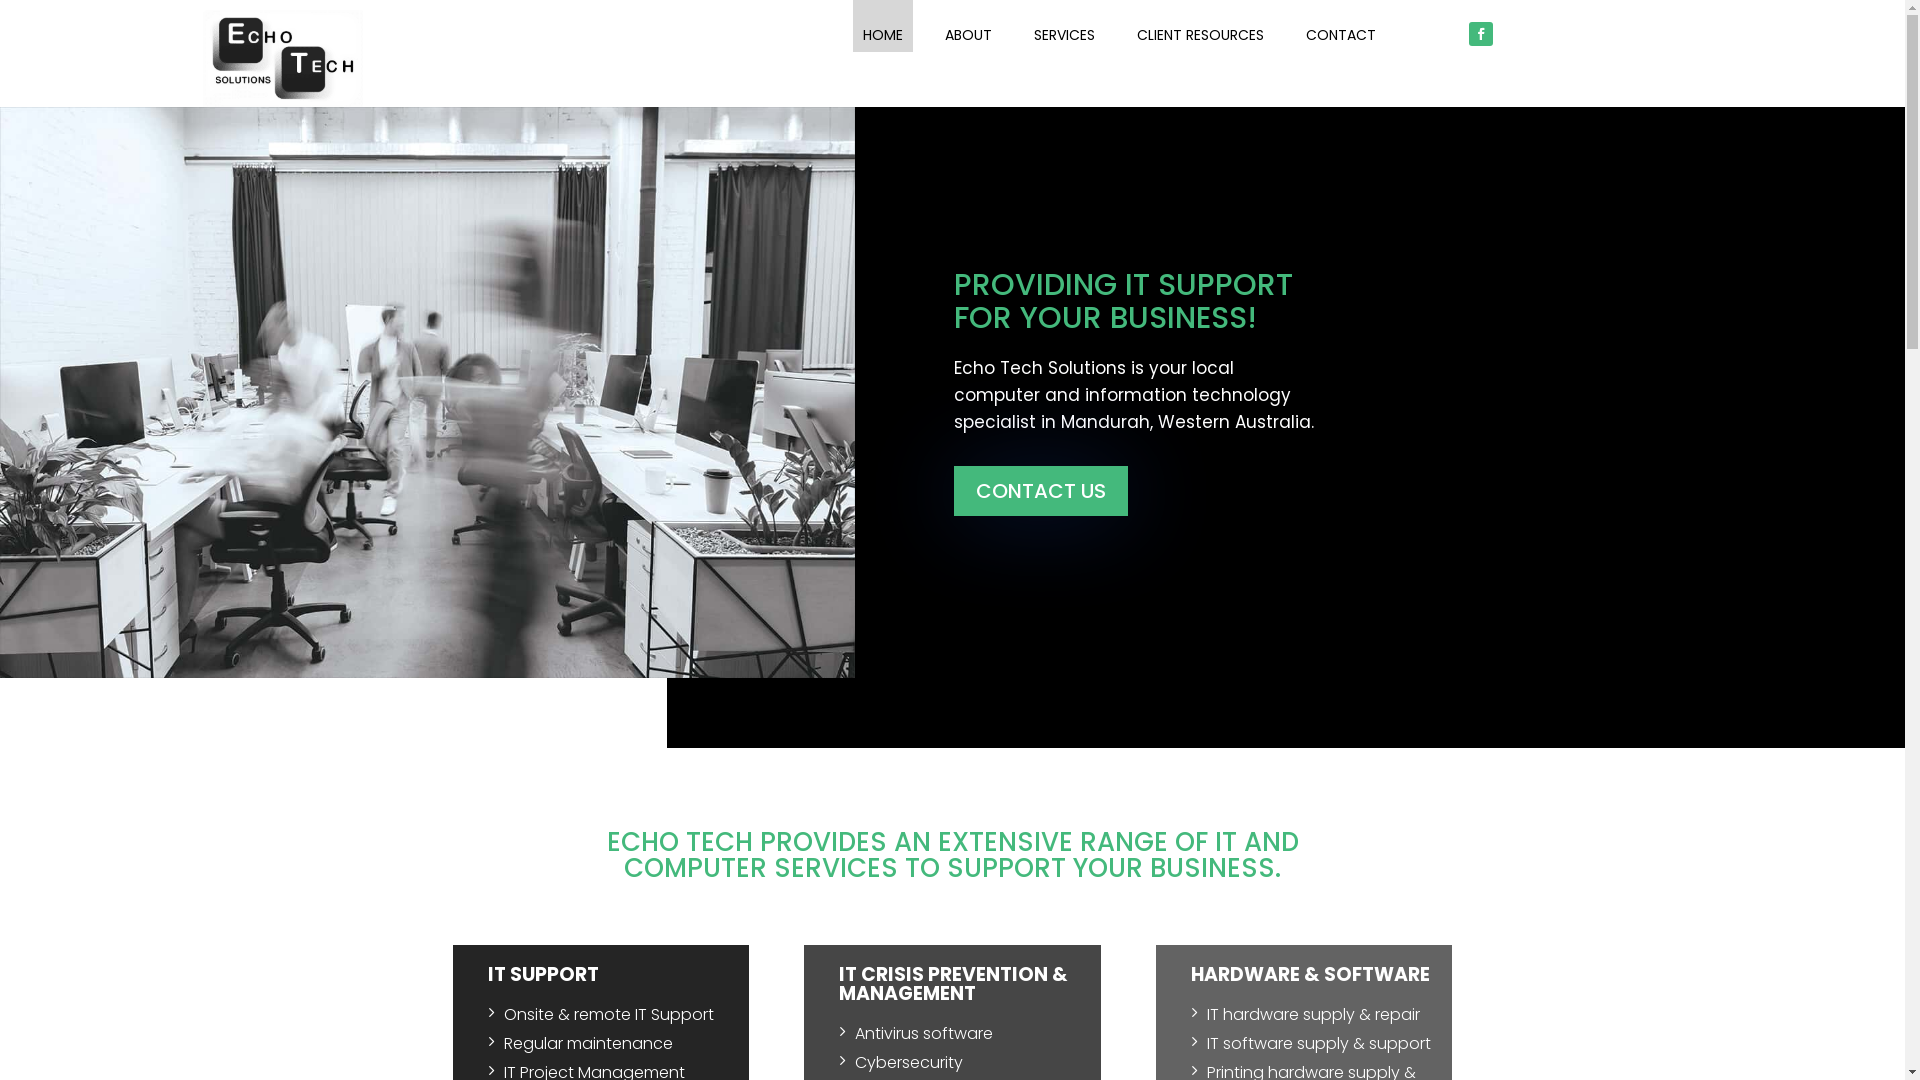 This screenshot has width=1920, height=1080. What do you see at coordinates (201, 57) in the screenshot?
I see `'IT Support Mandurah | IT Company Mandurah & Peel Region WA'` at bounding box center [201, 57].